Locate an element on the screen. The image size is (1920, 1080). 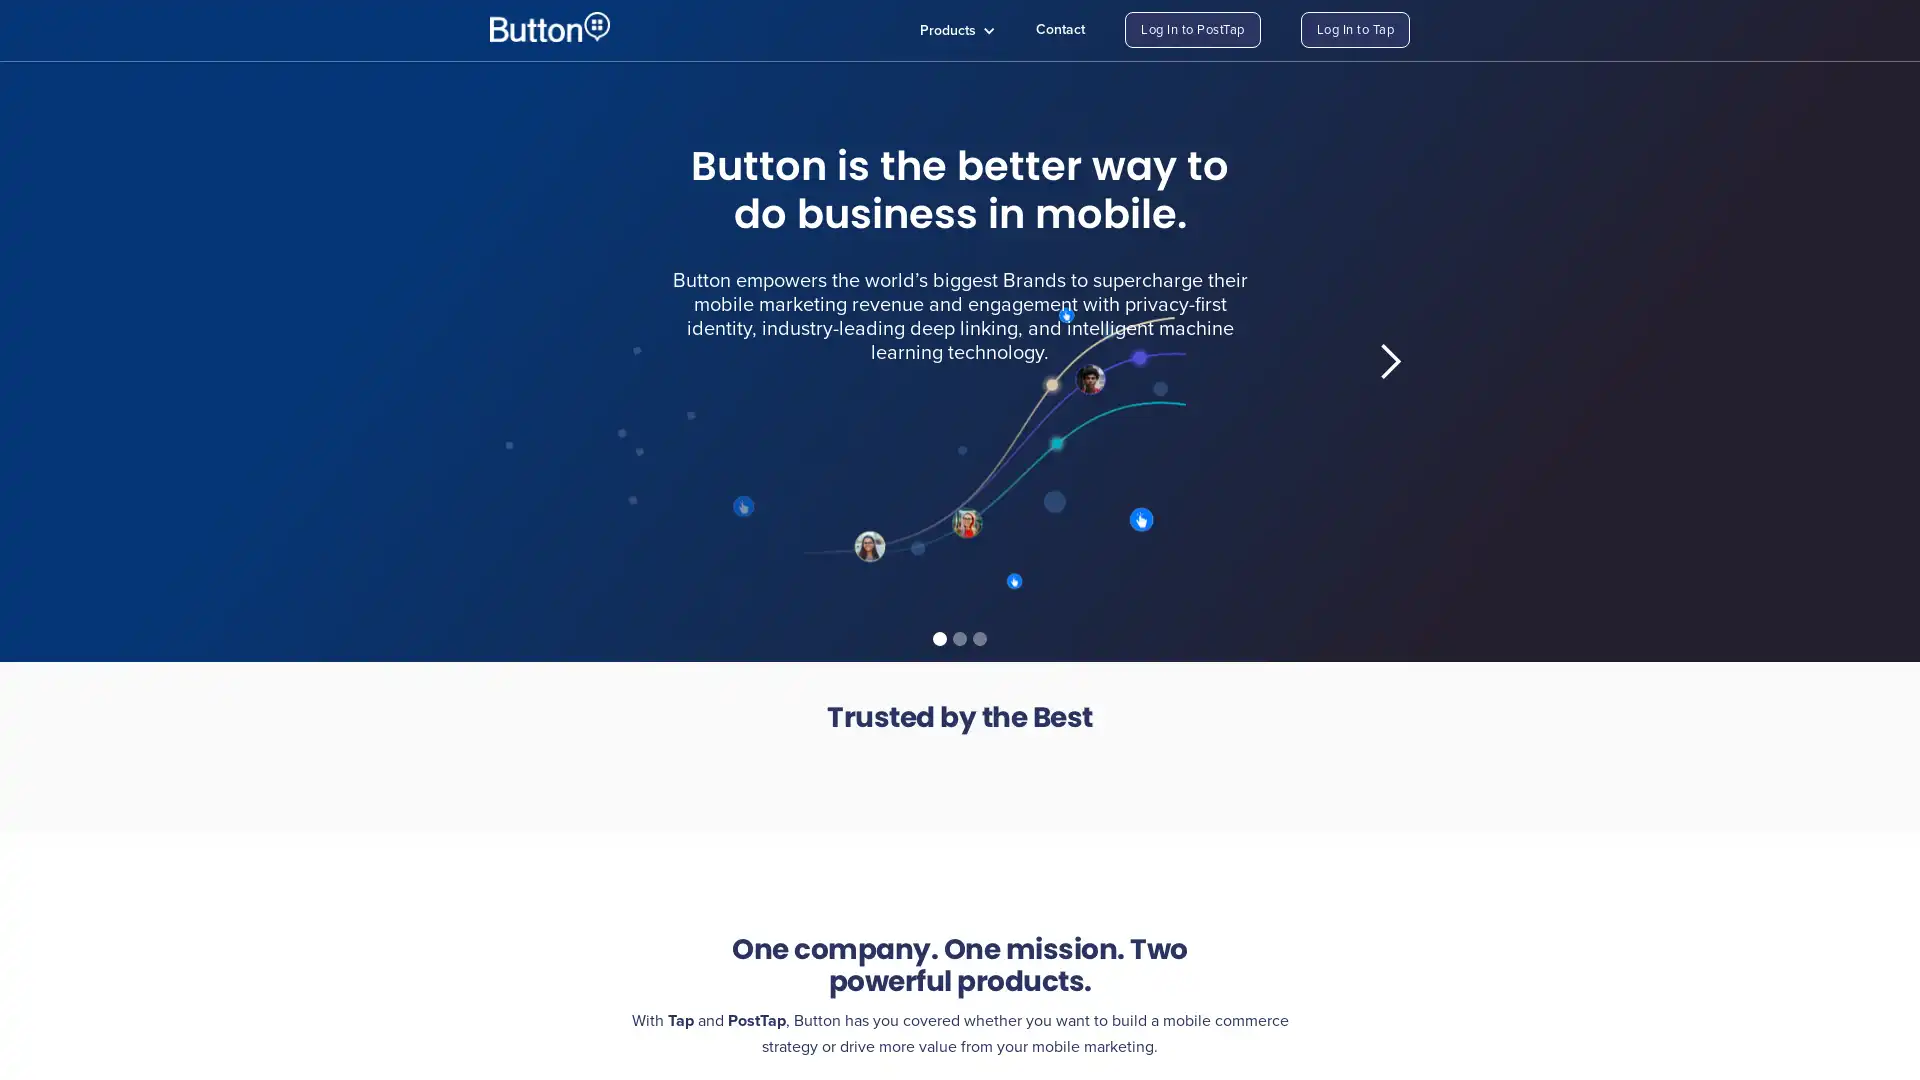
previous slide is located at coordinates (529, 362).